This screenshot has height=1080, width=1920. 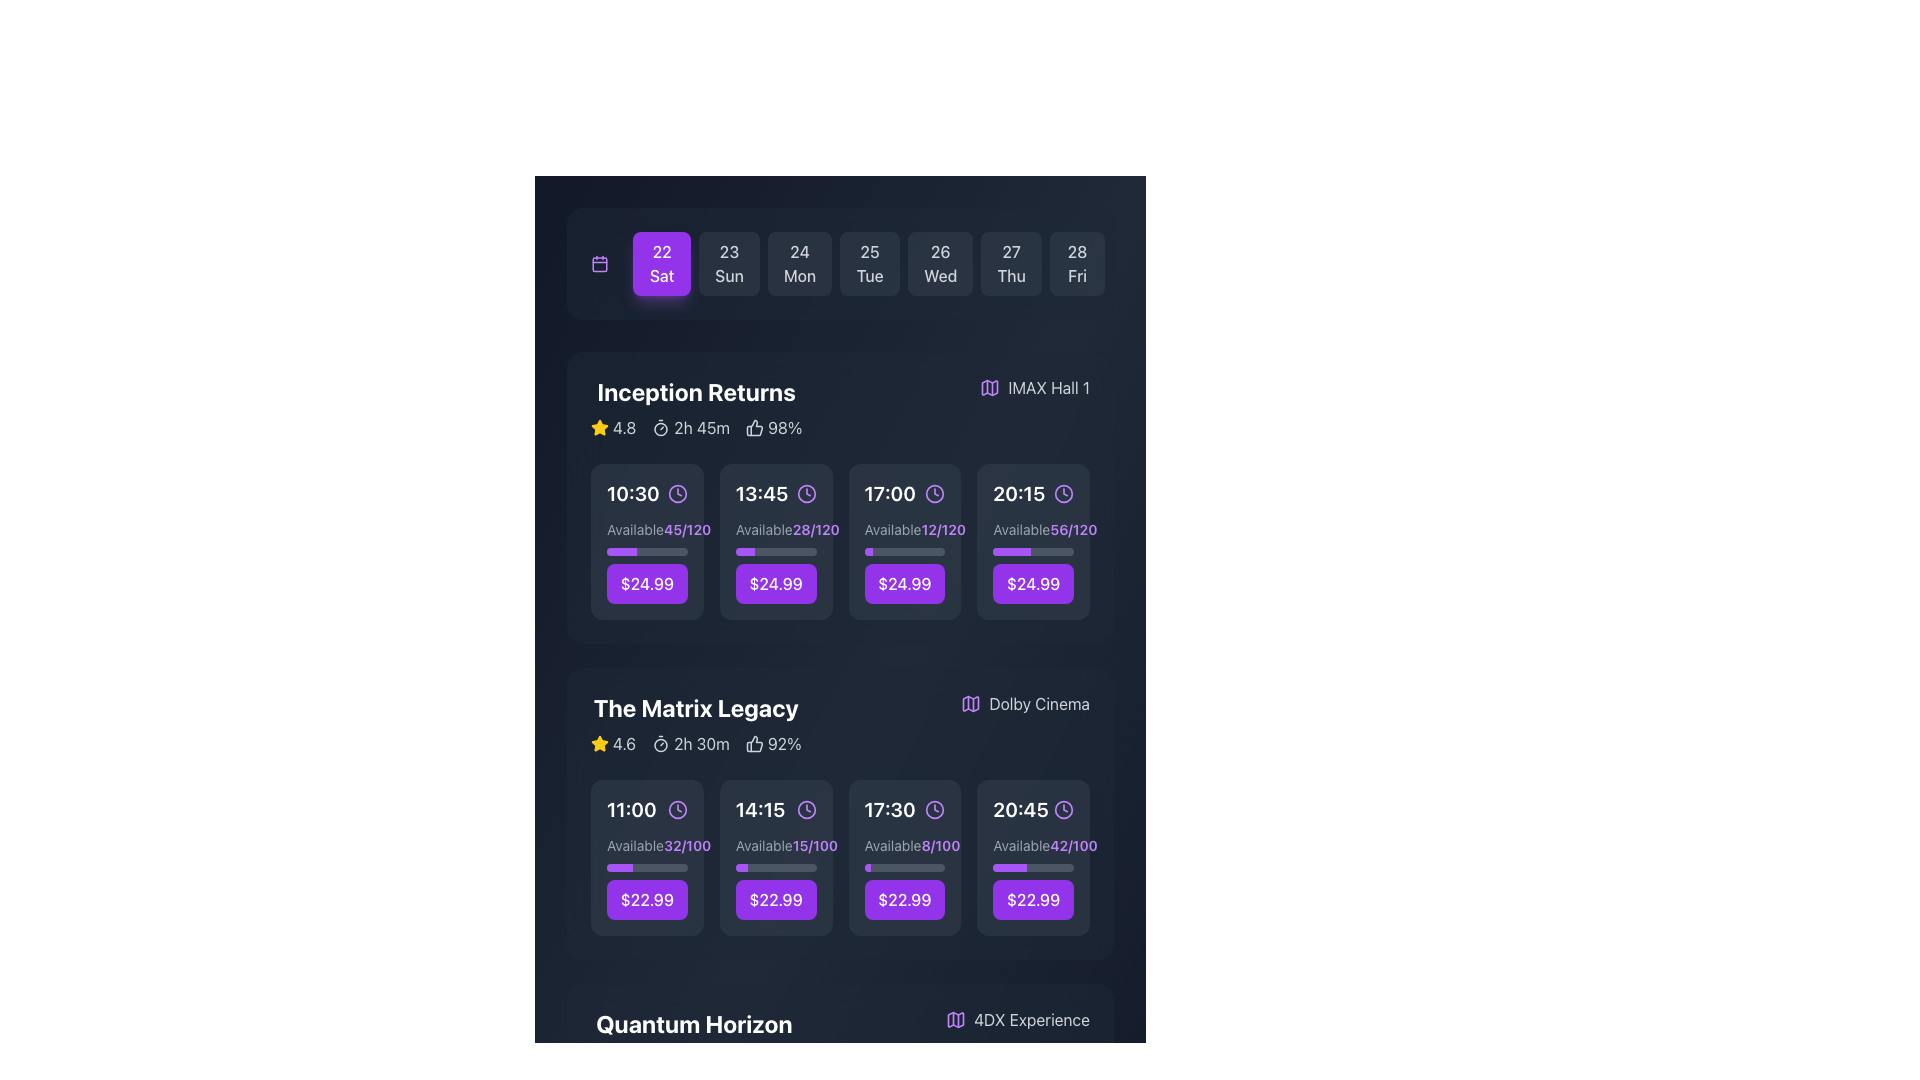 I want to click on the text label indicating the availability of seats for 'The Matrix Legacy' showtime, located beneath the '11:00' time heading, so click(x=647, y=845).